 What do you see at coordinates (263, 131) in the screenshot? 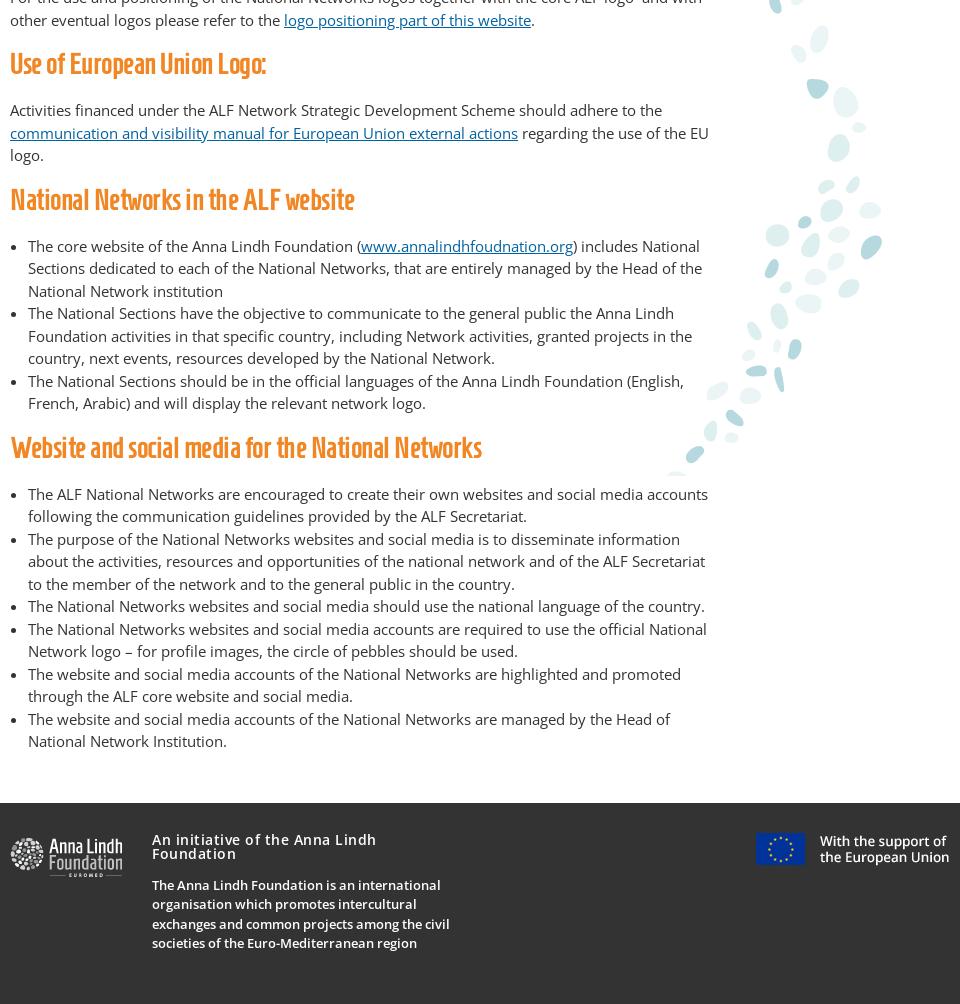
I see `'communication and visibility manual for European Union external actions'` at bounding box center [263, 131].